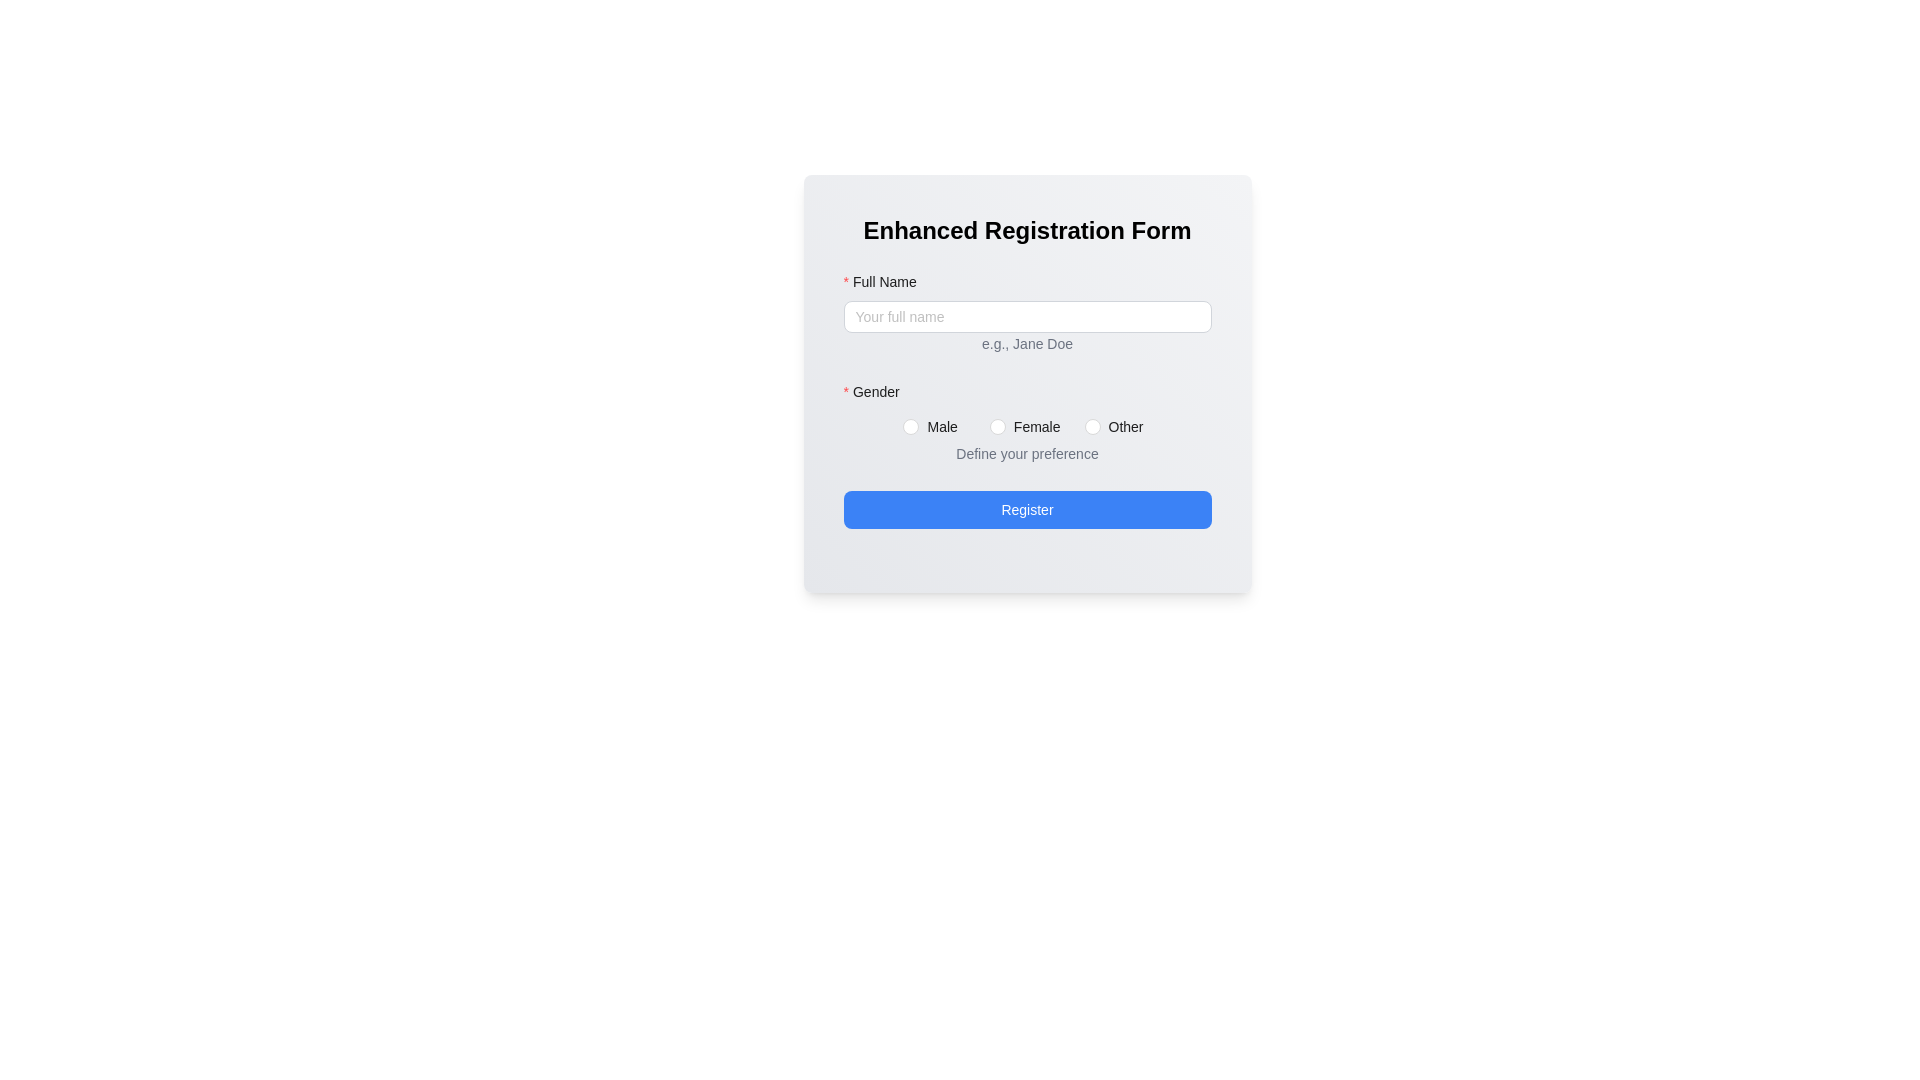 This screenshot has height=1080, width=1920. What do you see at coordinates (1027, 426) in the screenshot?
I see `the 'Female' radio button in the Gender section of the registration form to trigger a tooltip or style change` at bounding box center [1027, 426].